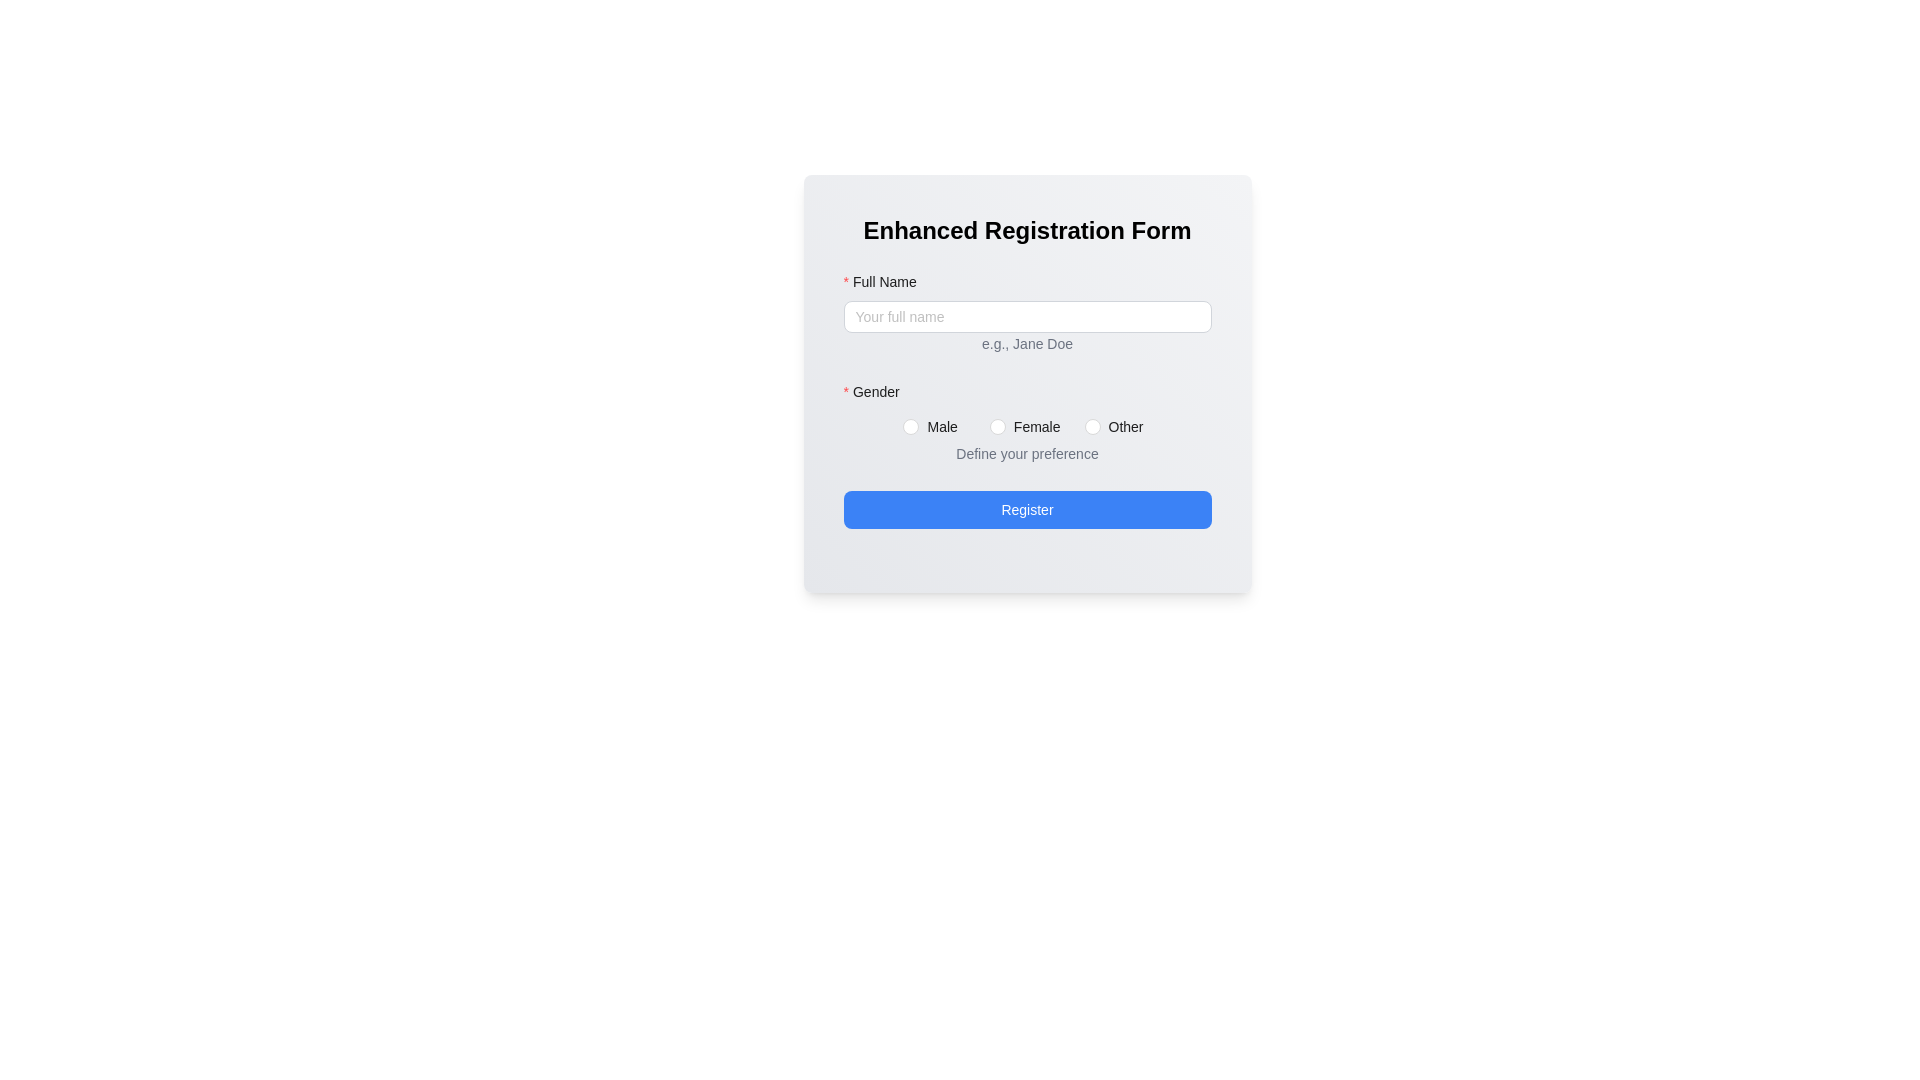 This screenshot has height=1080, width=1920. What do you see at coordinates (1027, 426) in the screenshot?
I see `the 'Female' radio button in the Gender section of the registration form to trigger a tooltip or style change` at bounding box center [1027, 426].